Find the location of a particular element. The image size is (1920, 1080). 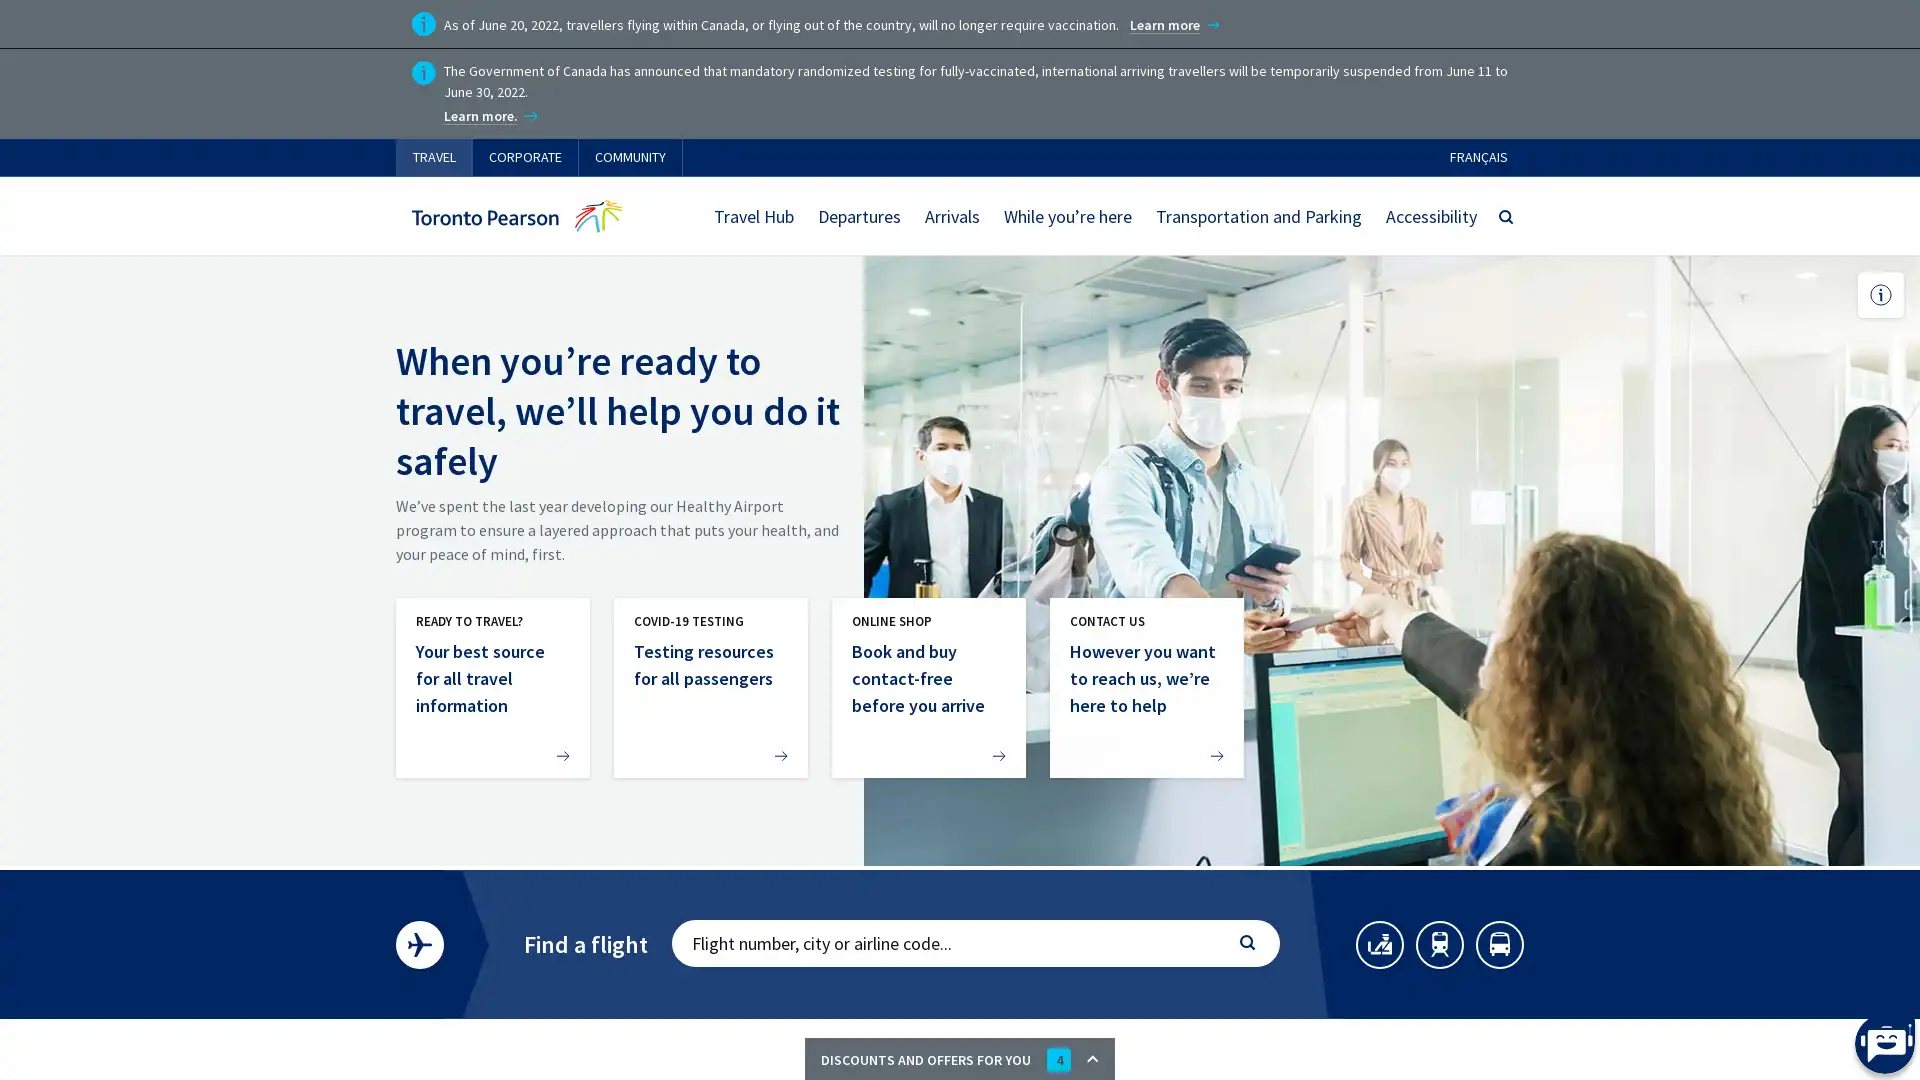

TRAINS is located at coordinates (1440, 944).